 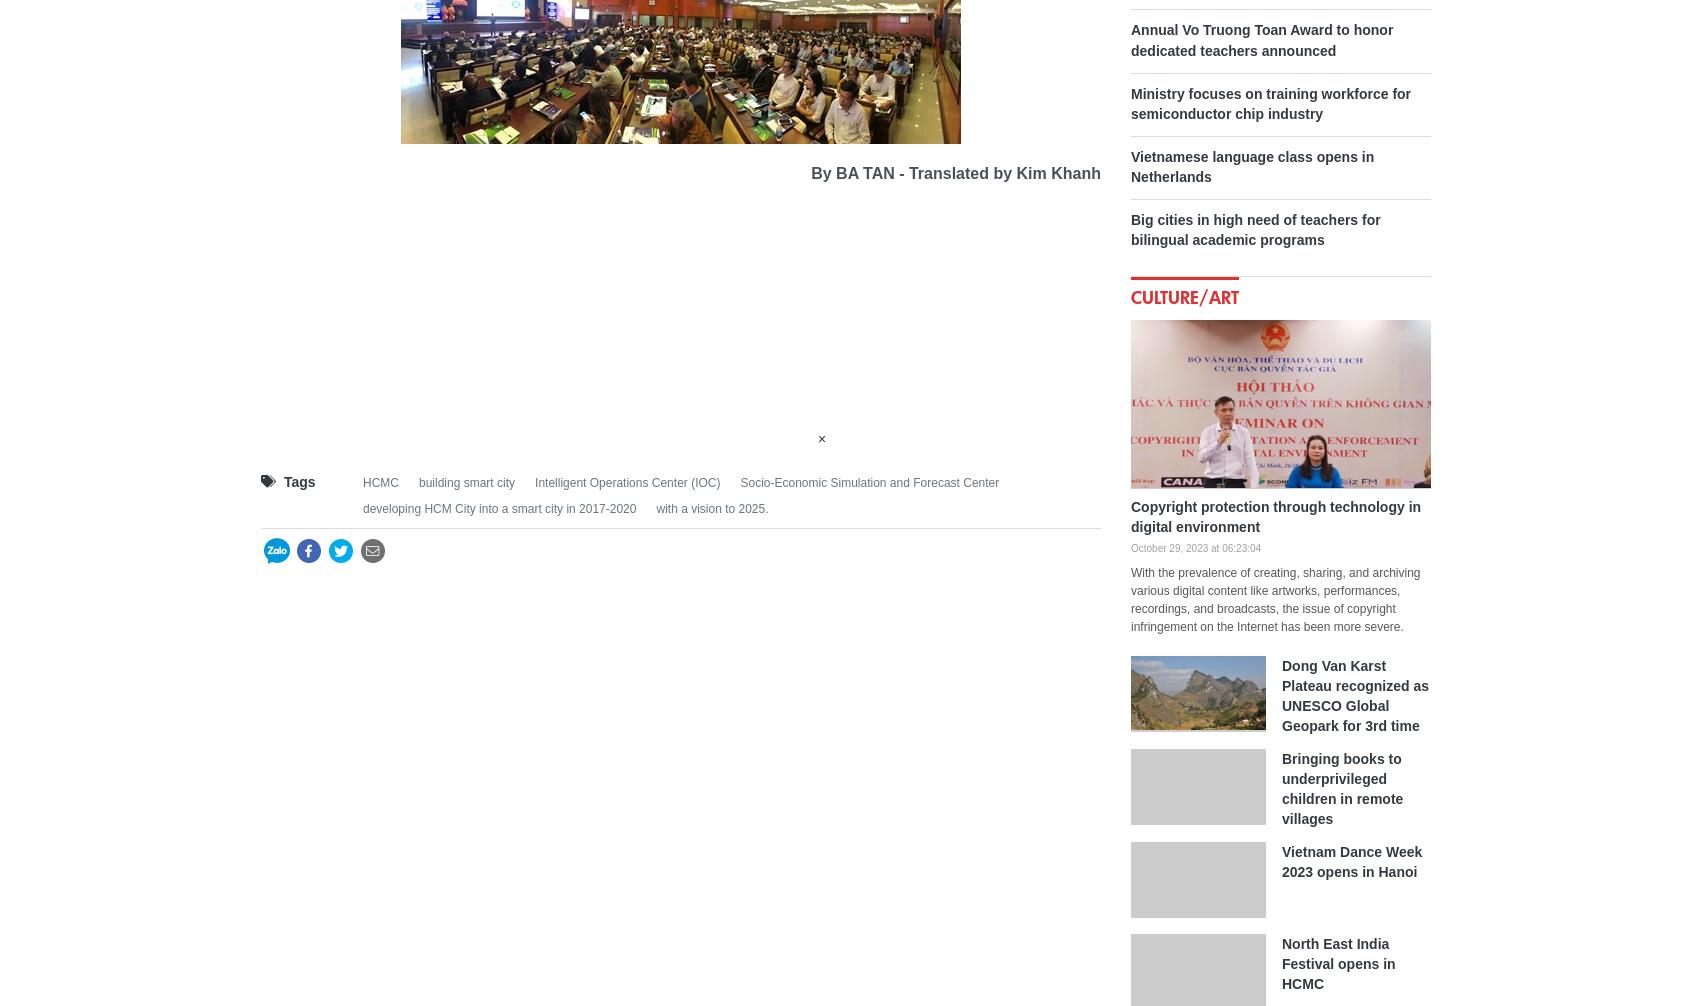 I want to click on 'HCMC', so click(x=381, y=480).